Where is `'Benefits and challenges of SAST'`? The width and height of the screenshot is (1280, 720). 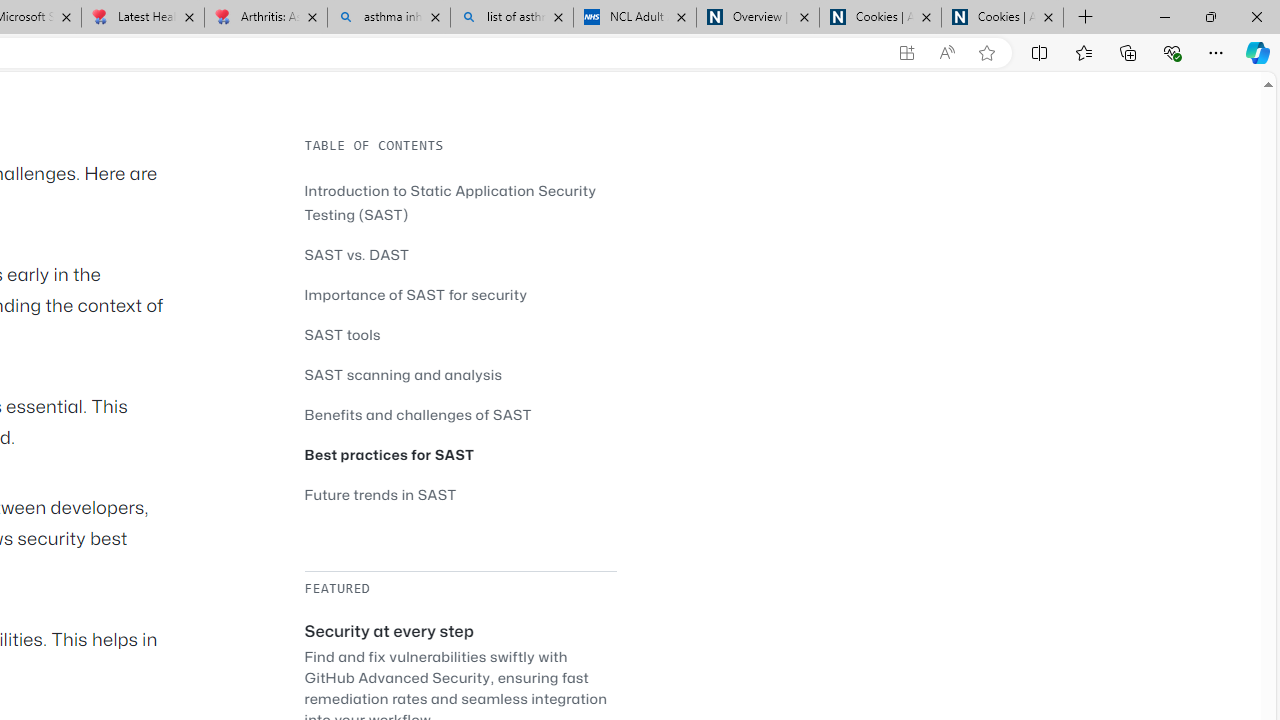
'Benefits and challenges of SAST' is located at coordinates (459, 413).